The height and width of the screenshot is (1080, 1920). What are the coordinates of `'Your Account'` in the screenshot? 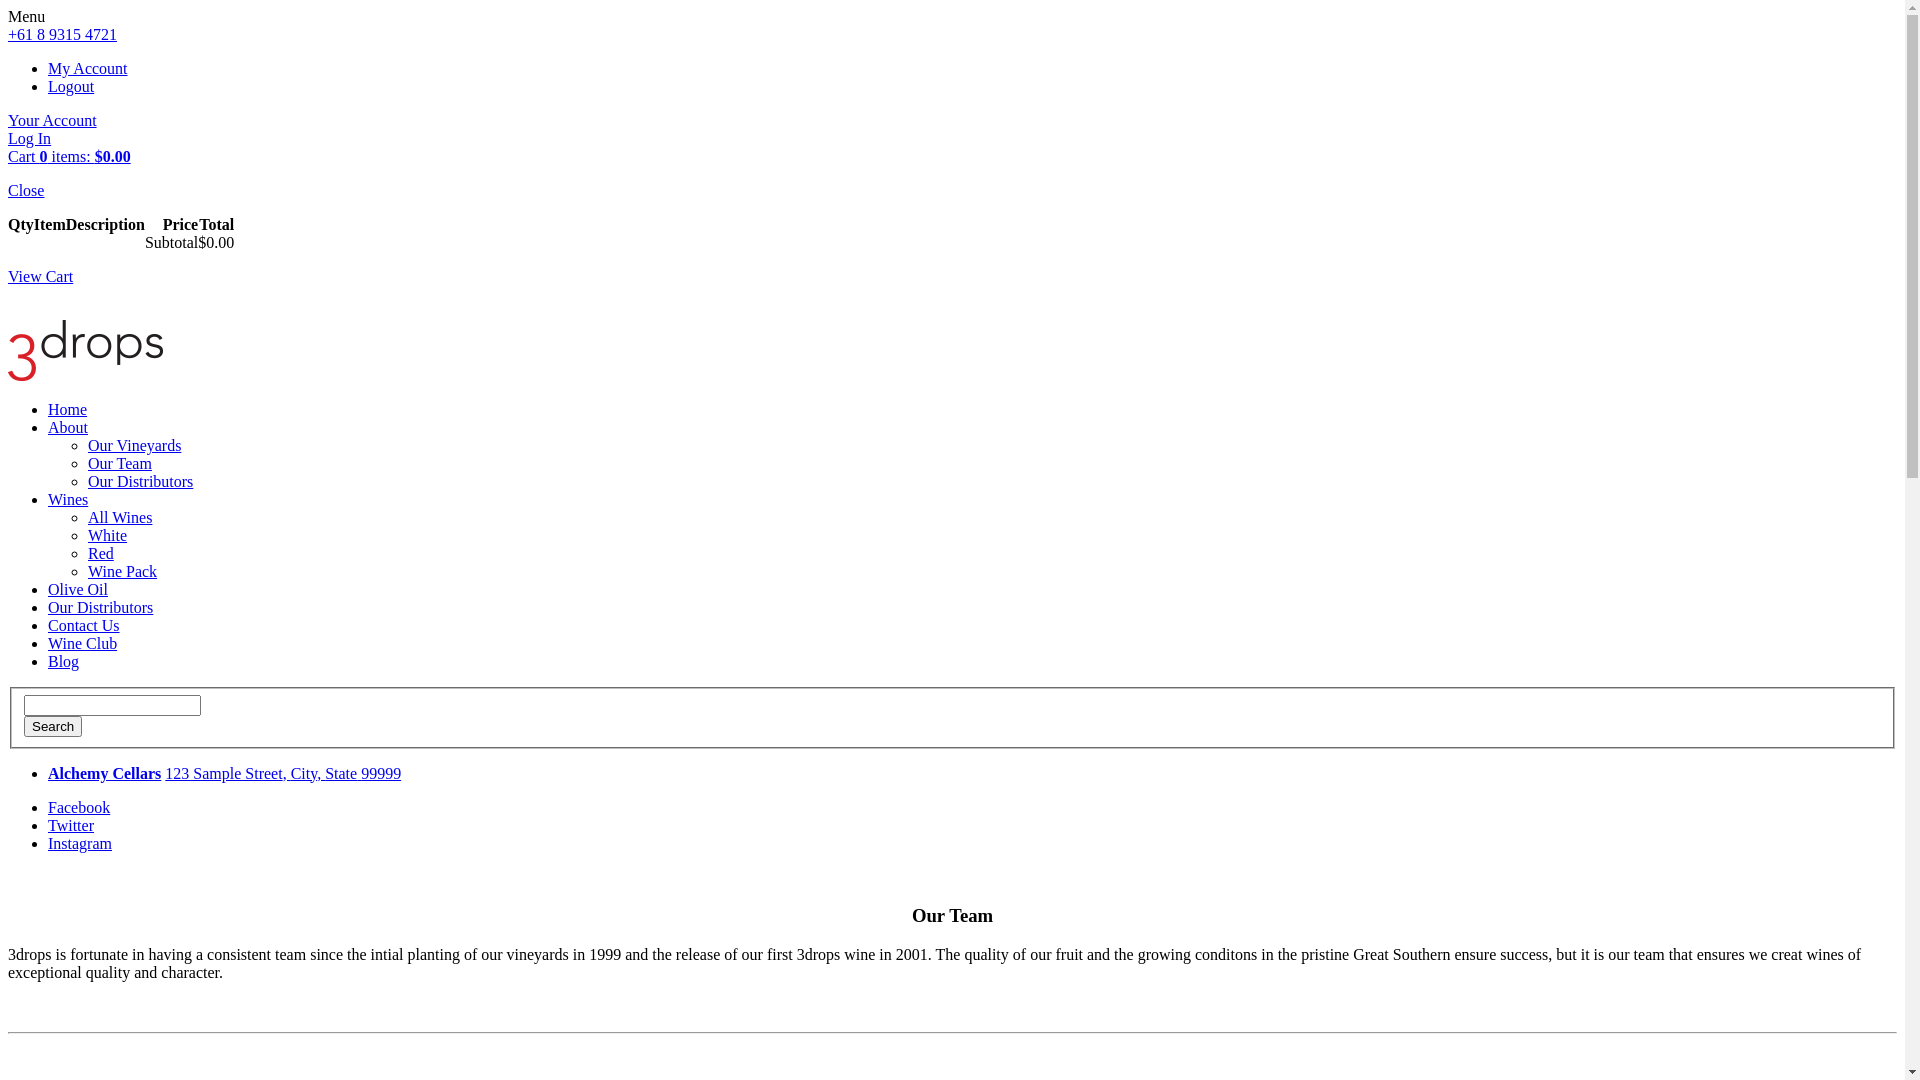 It's located at (52, 120).